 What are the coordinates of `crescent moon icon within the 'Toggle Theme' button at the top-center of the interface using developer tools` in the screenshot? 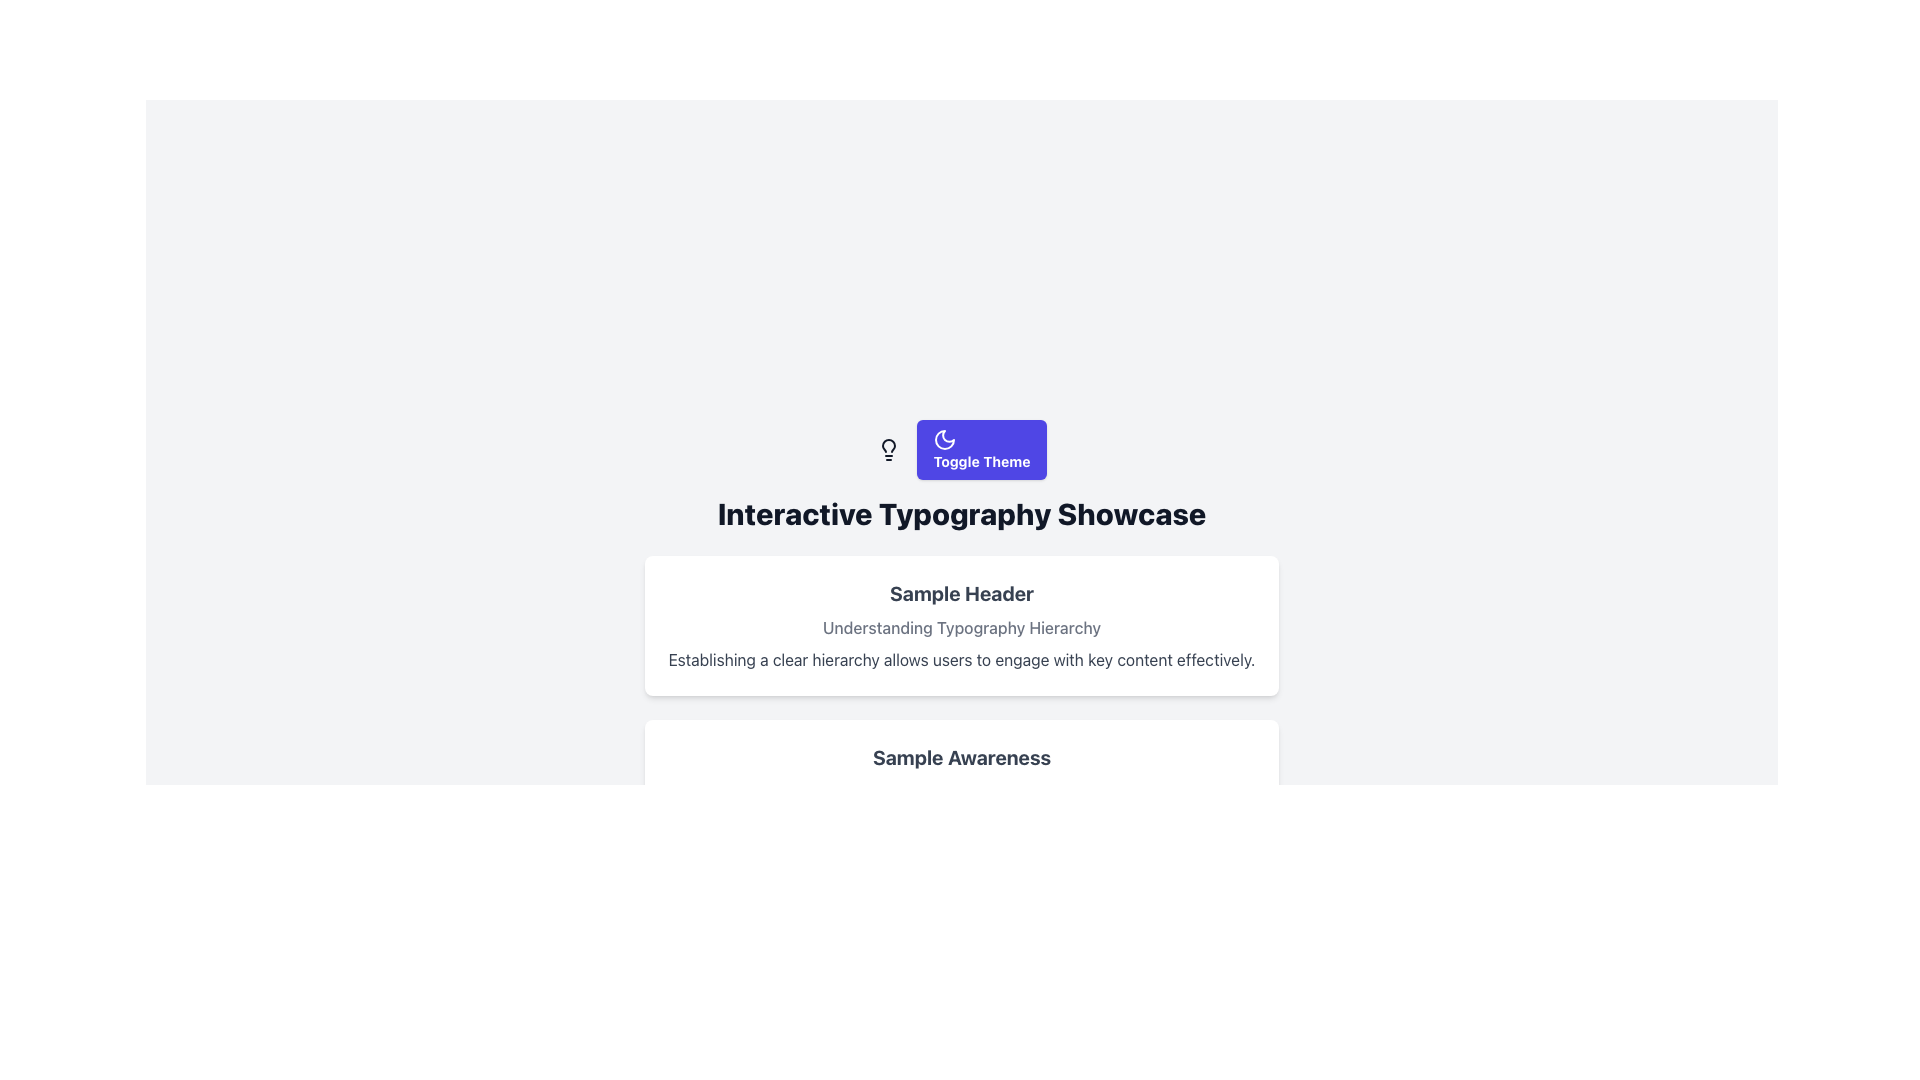 It's located at (944, 438).